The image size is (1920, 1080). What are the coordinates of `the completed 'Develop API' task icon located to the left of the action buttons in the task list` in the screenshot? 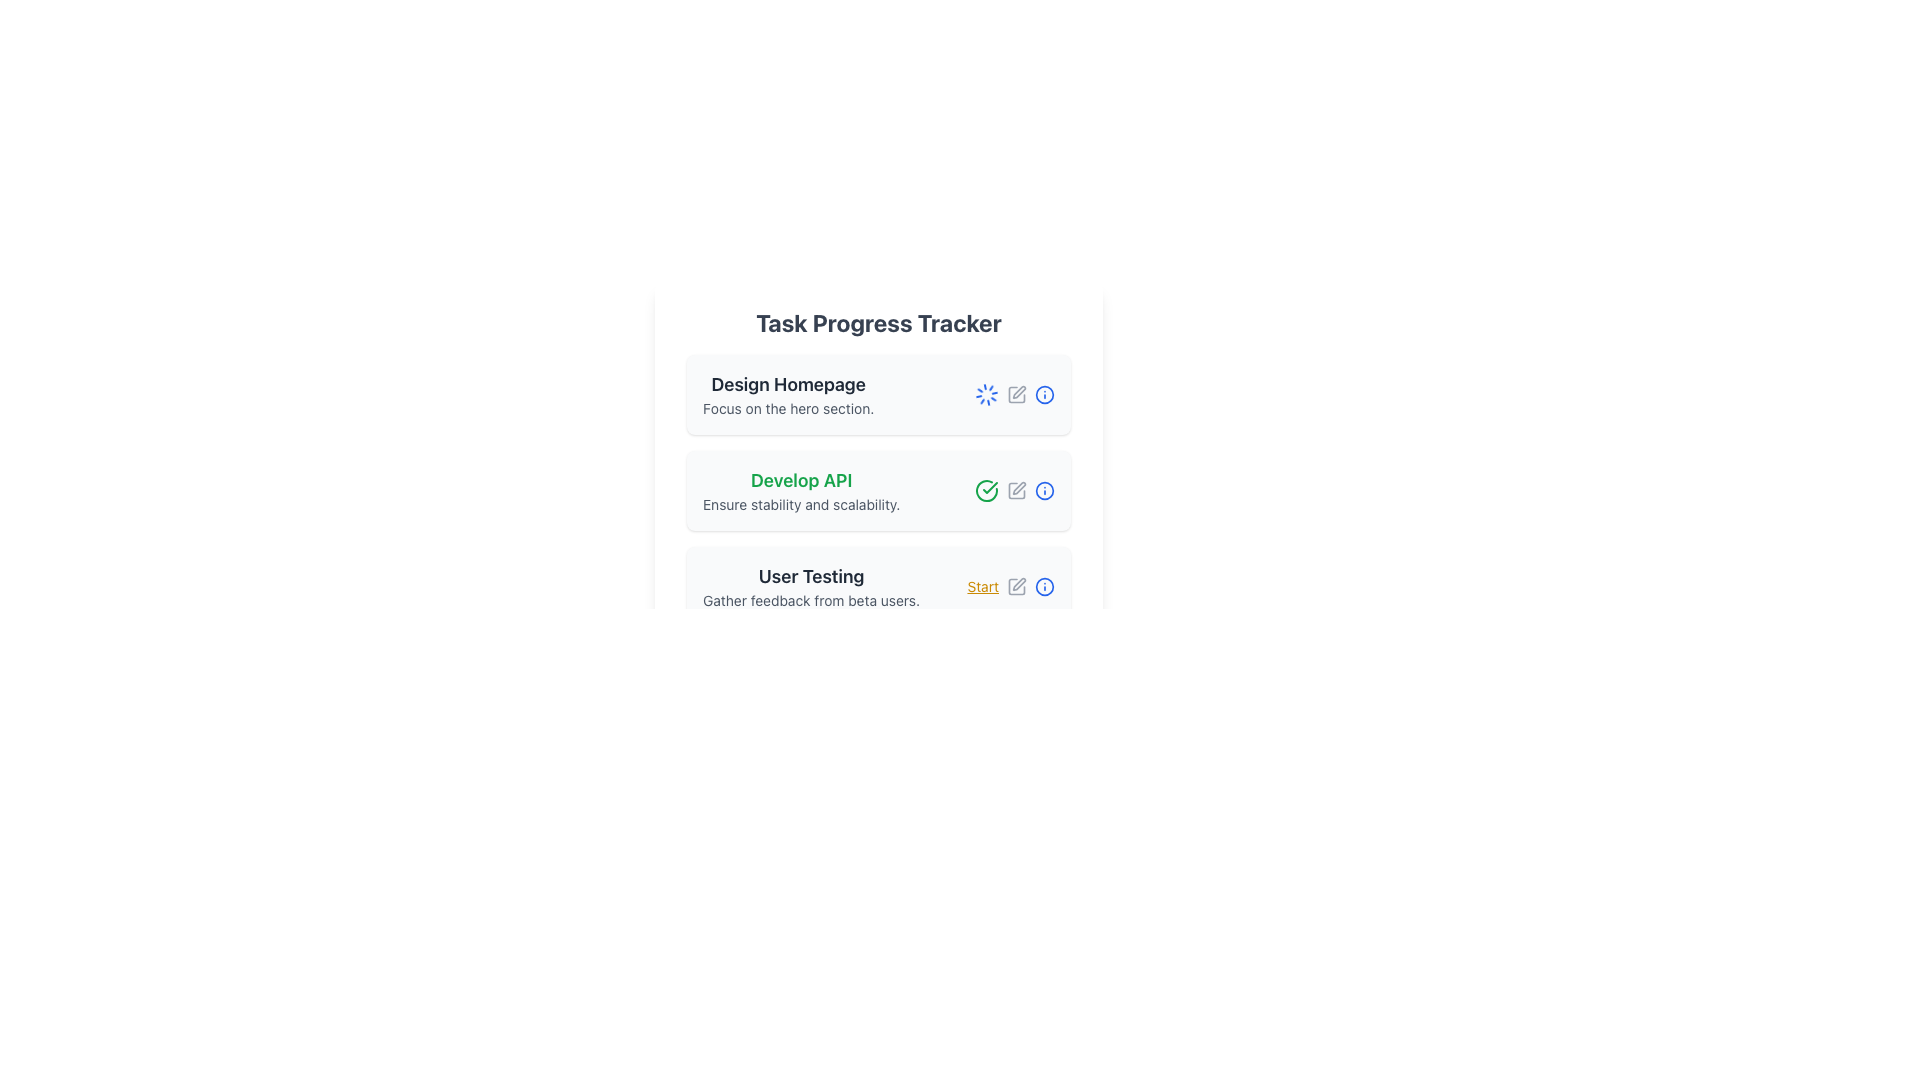 It's located at (987, 490).